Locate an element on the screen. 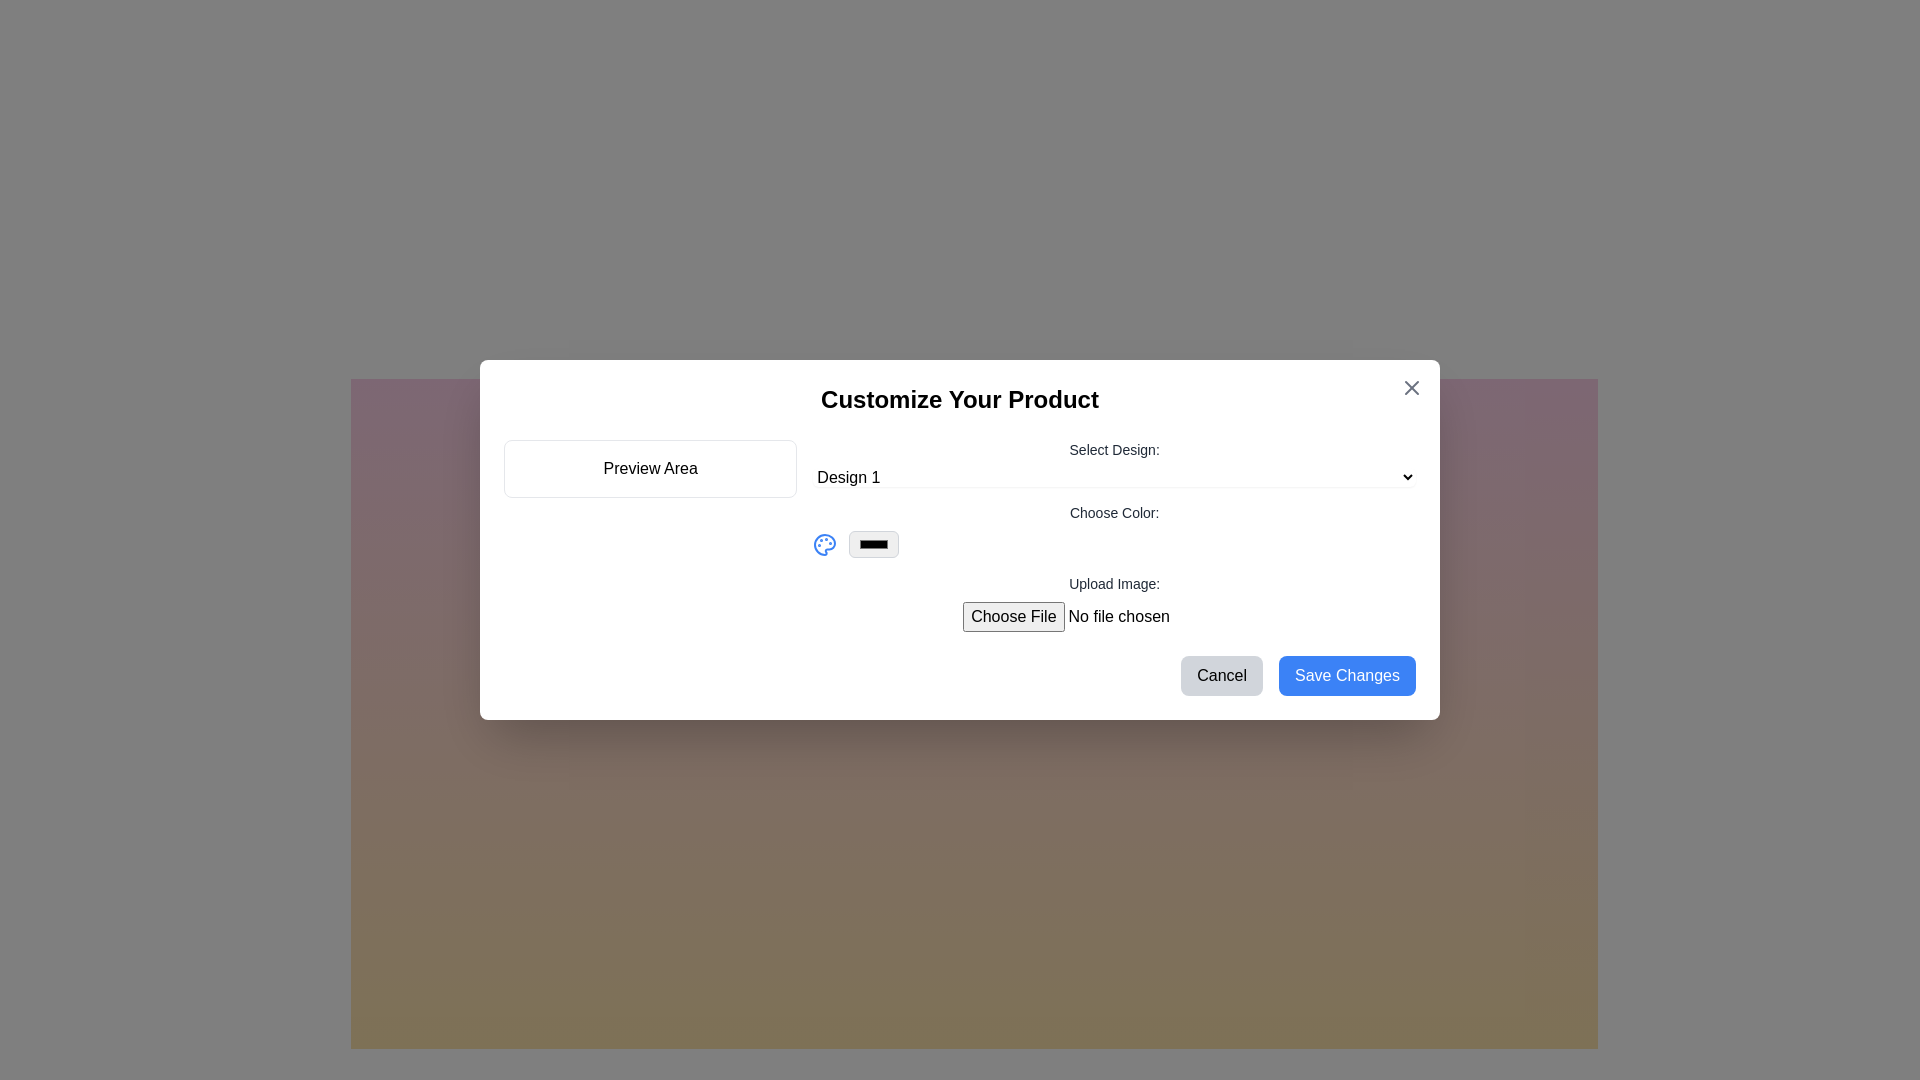  the 'Preview Area' text label, which is located in the top left corner of the modal window with a white background and rounded corners is located at coordinates (650, 469).